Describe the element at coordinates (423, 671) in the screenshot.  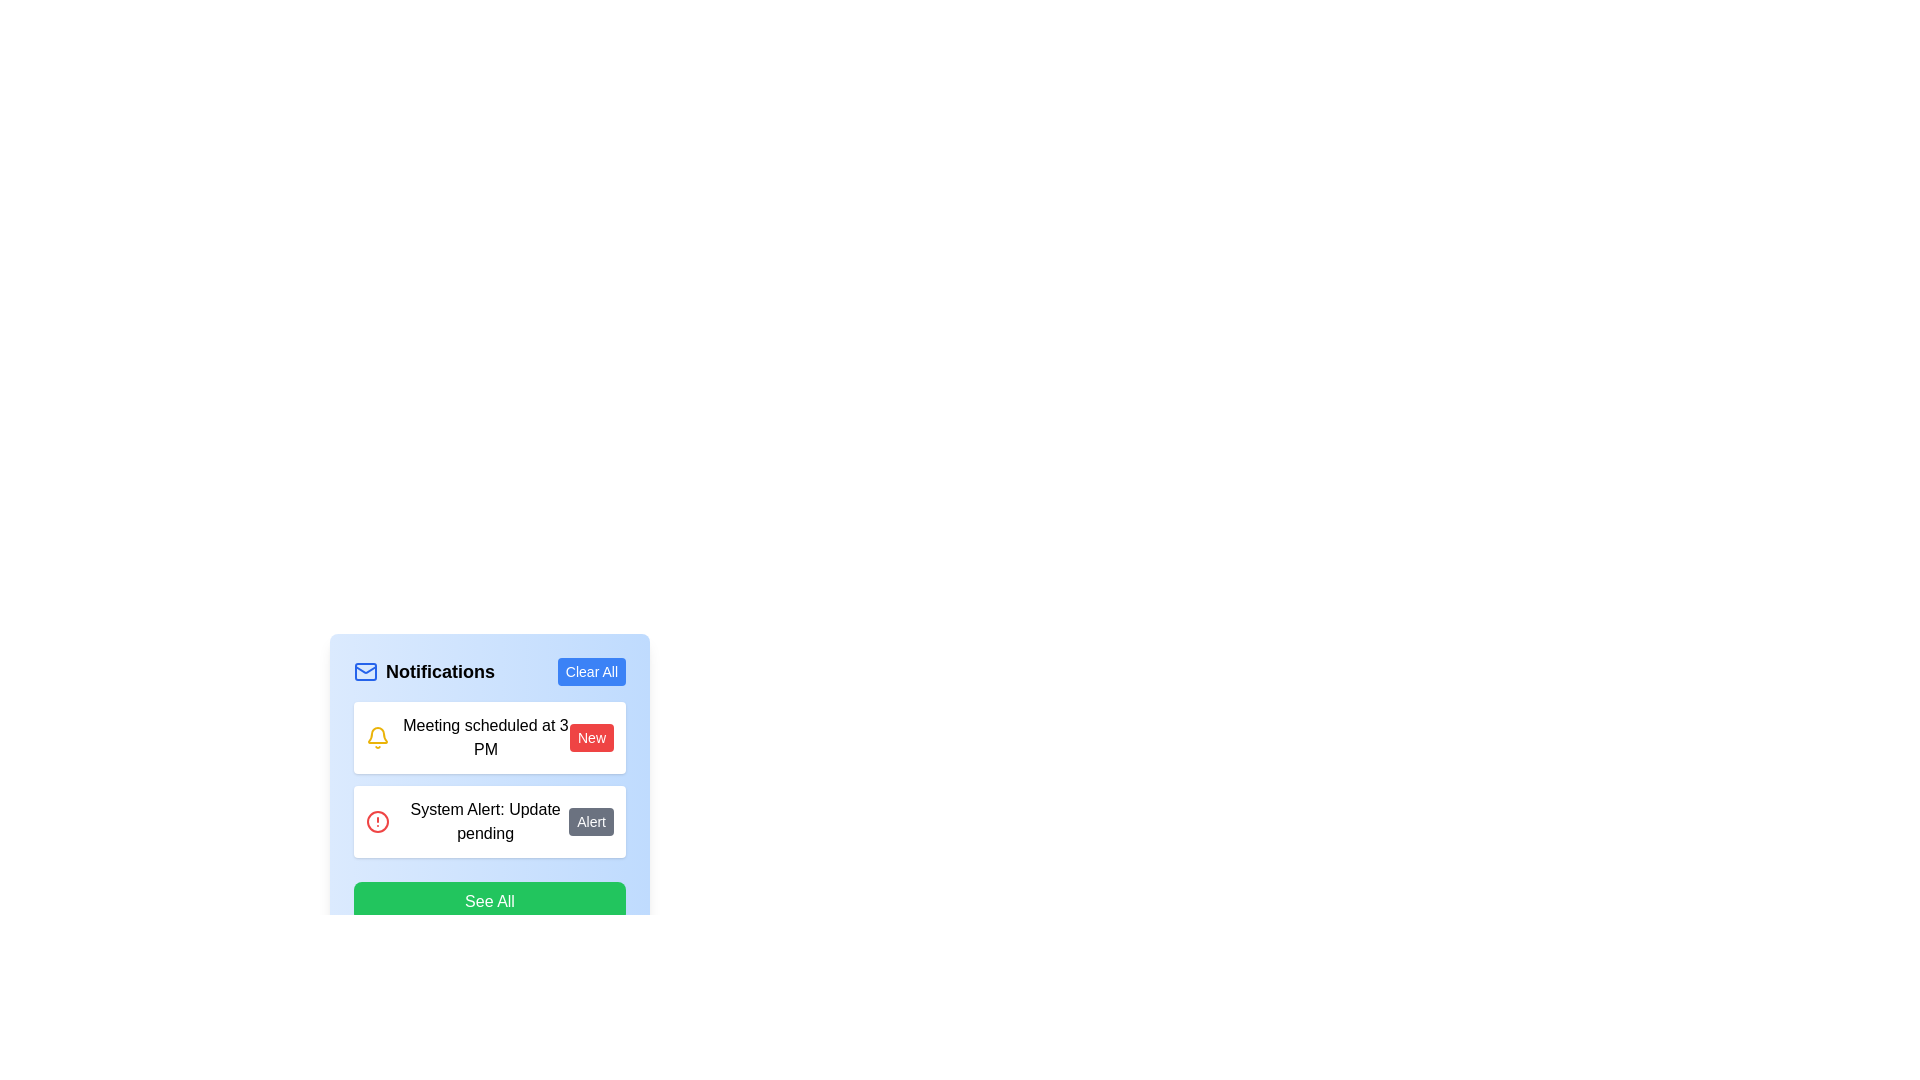
I see `the Notifications label, which features a blue envelope icon and bold black text, positioned at the top section of the notification panel` at that location.